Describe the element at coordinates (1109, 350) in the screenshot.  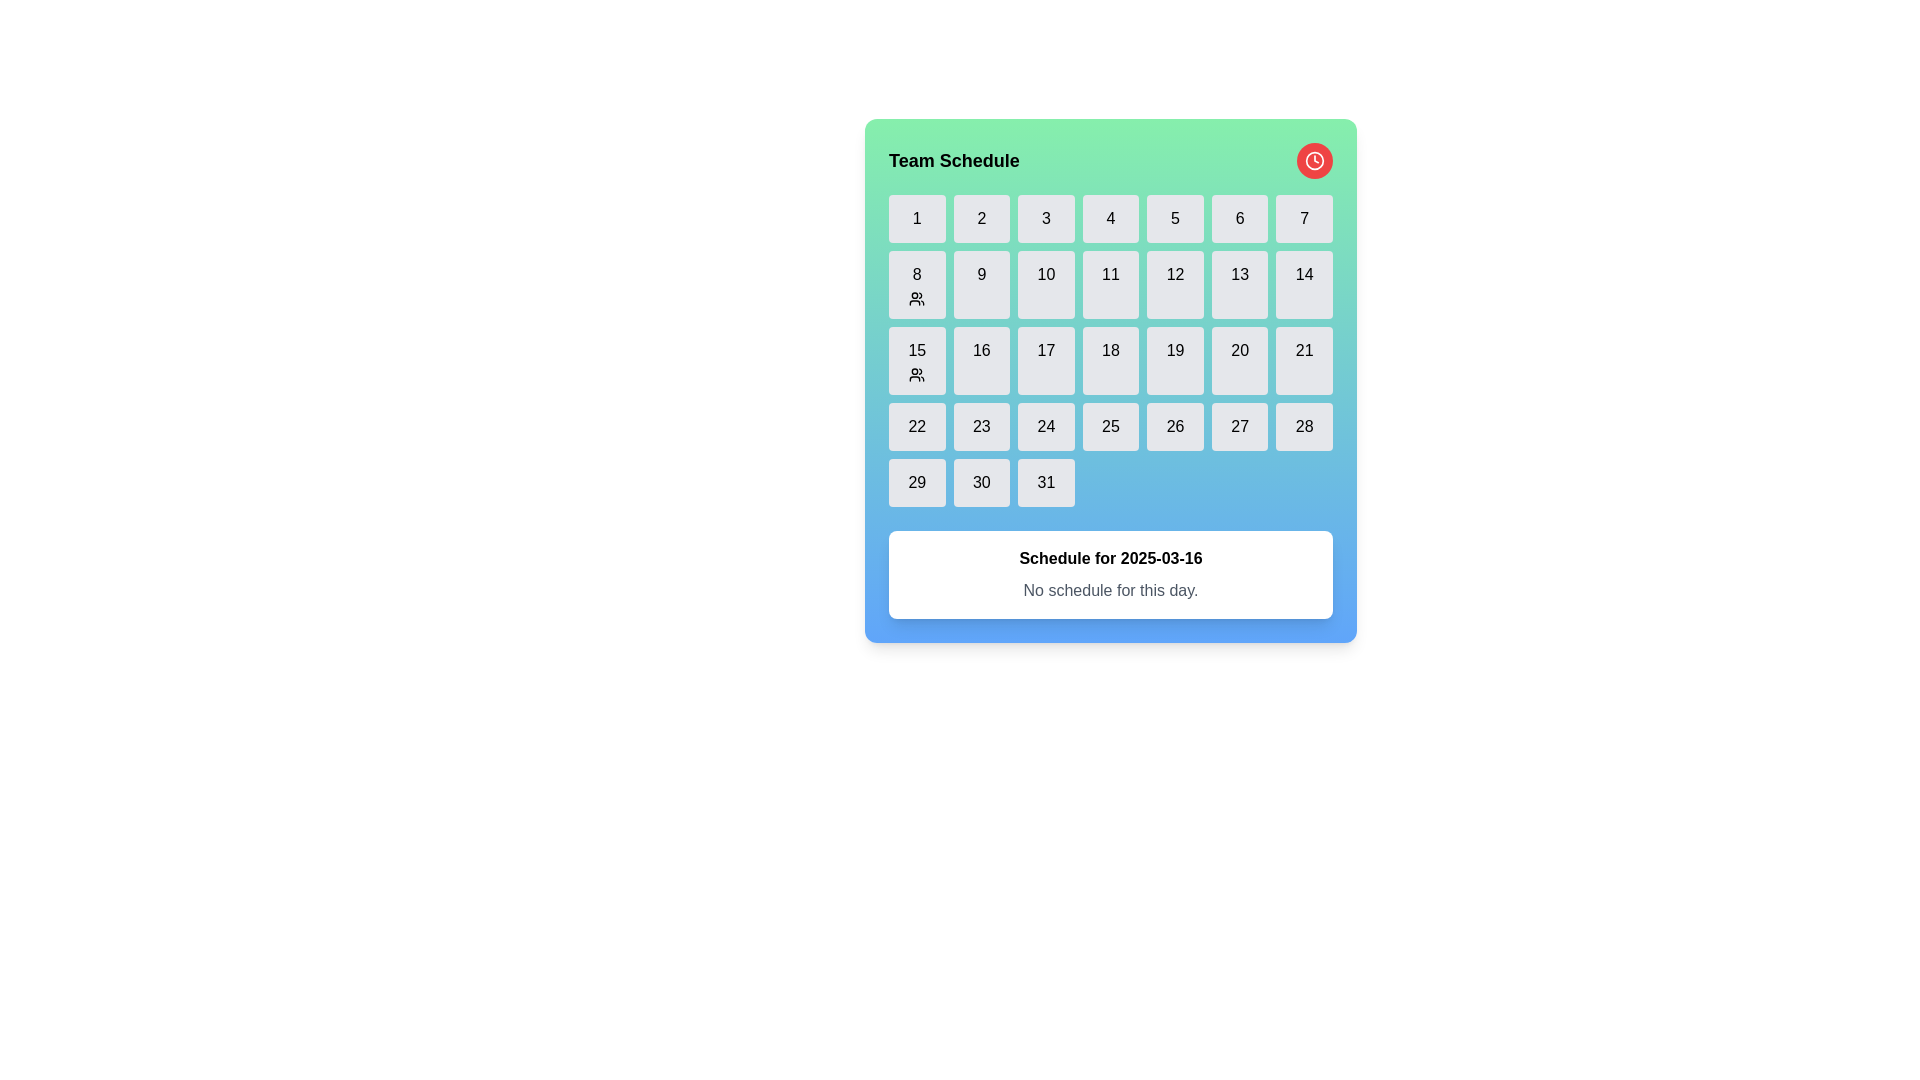
I see `the text '18' in the calendar grid` at that location.